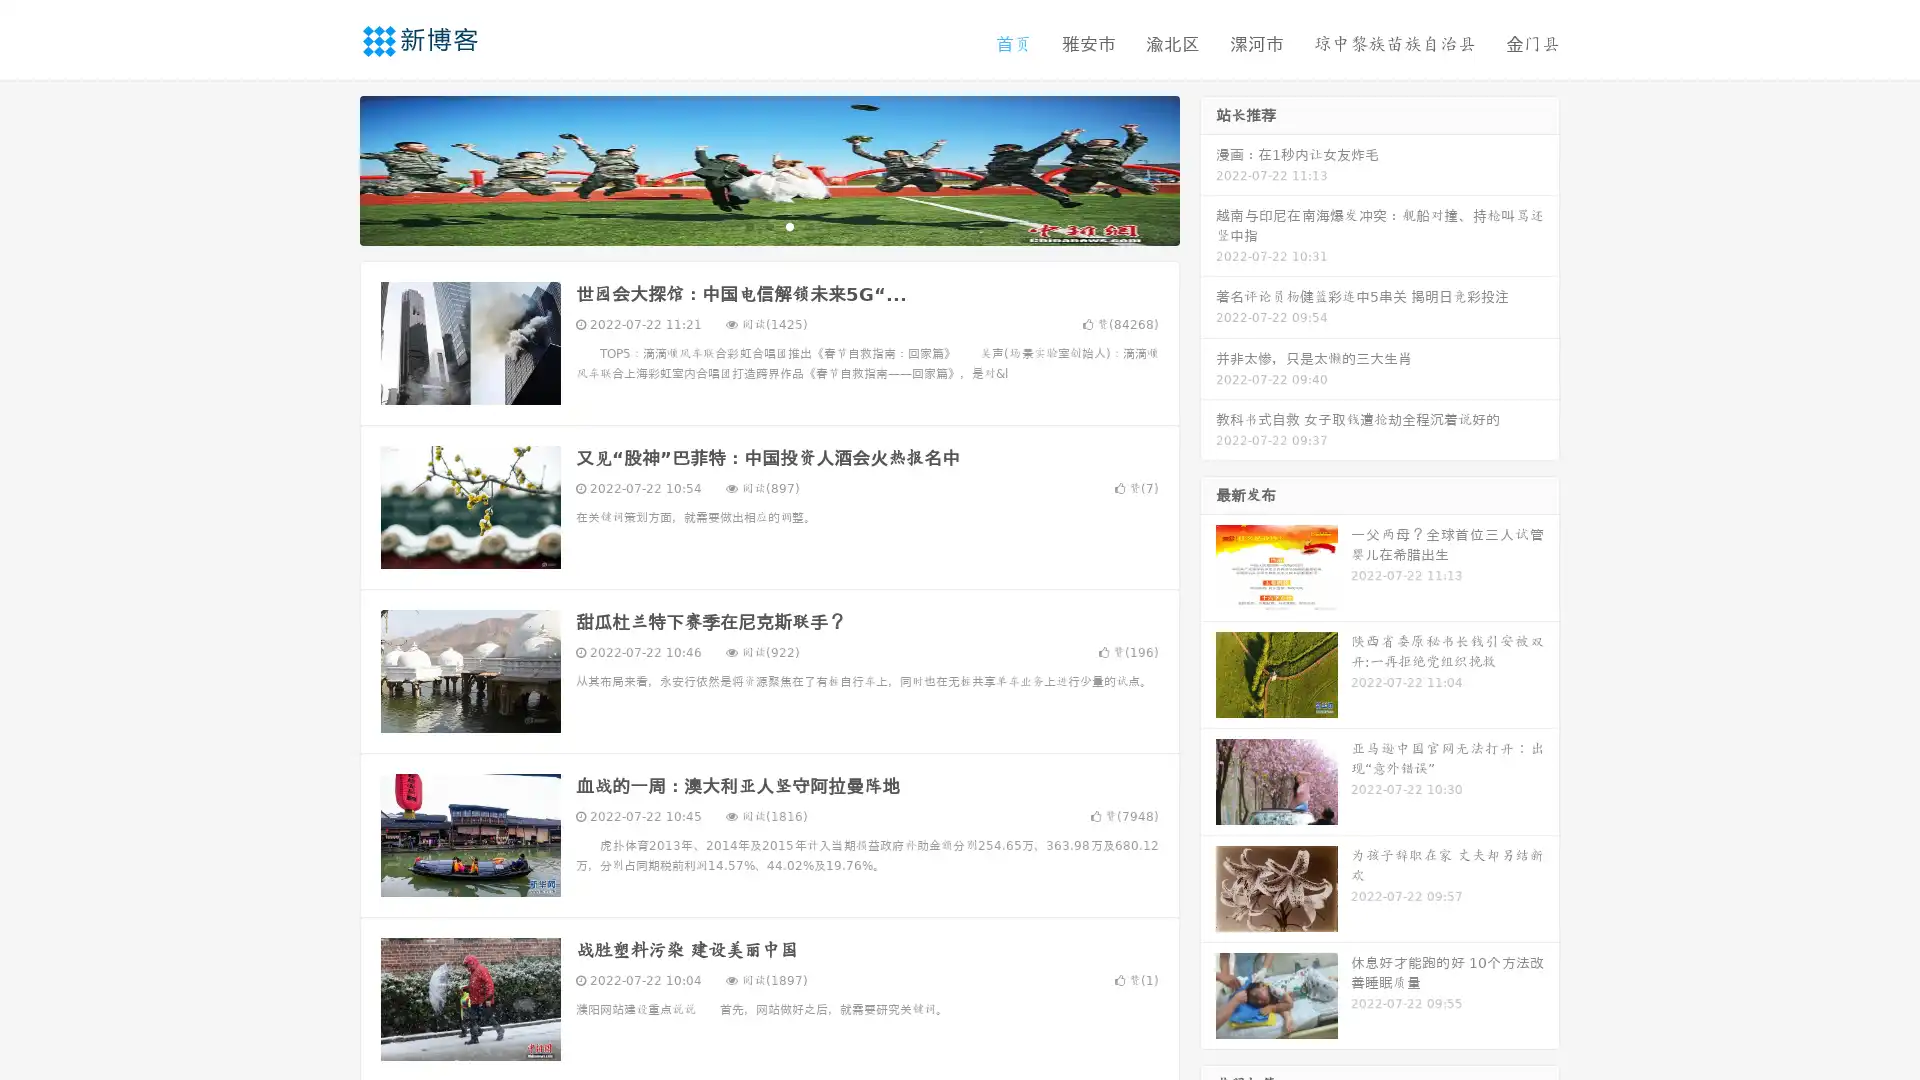 The width and height of the screenshot is (1920, 1080). What do you see at coordinates (748, 225) in the screenshot?
I see `Go to slide 1` at bounding box center [748, 225].